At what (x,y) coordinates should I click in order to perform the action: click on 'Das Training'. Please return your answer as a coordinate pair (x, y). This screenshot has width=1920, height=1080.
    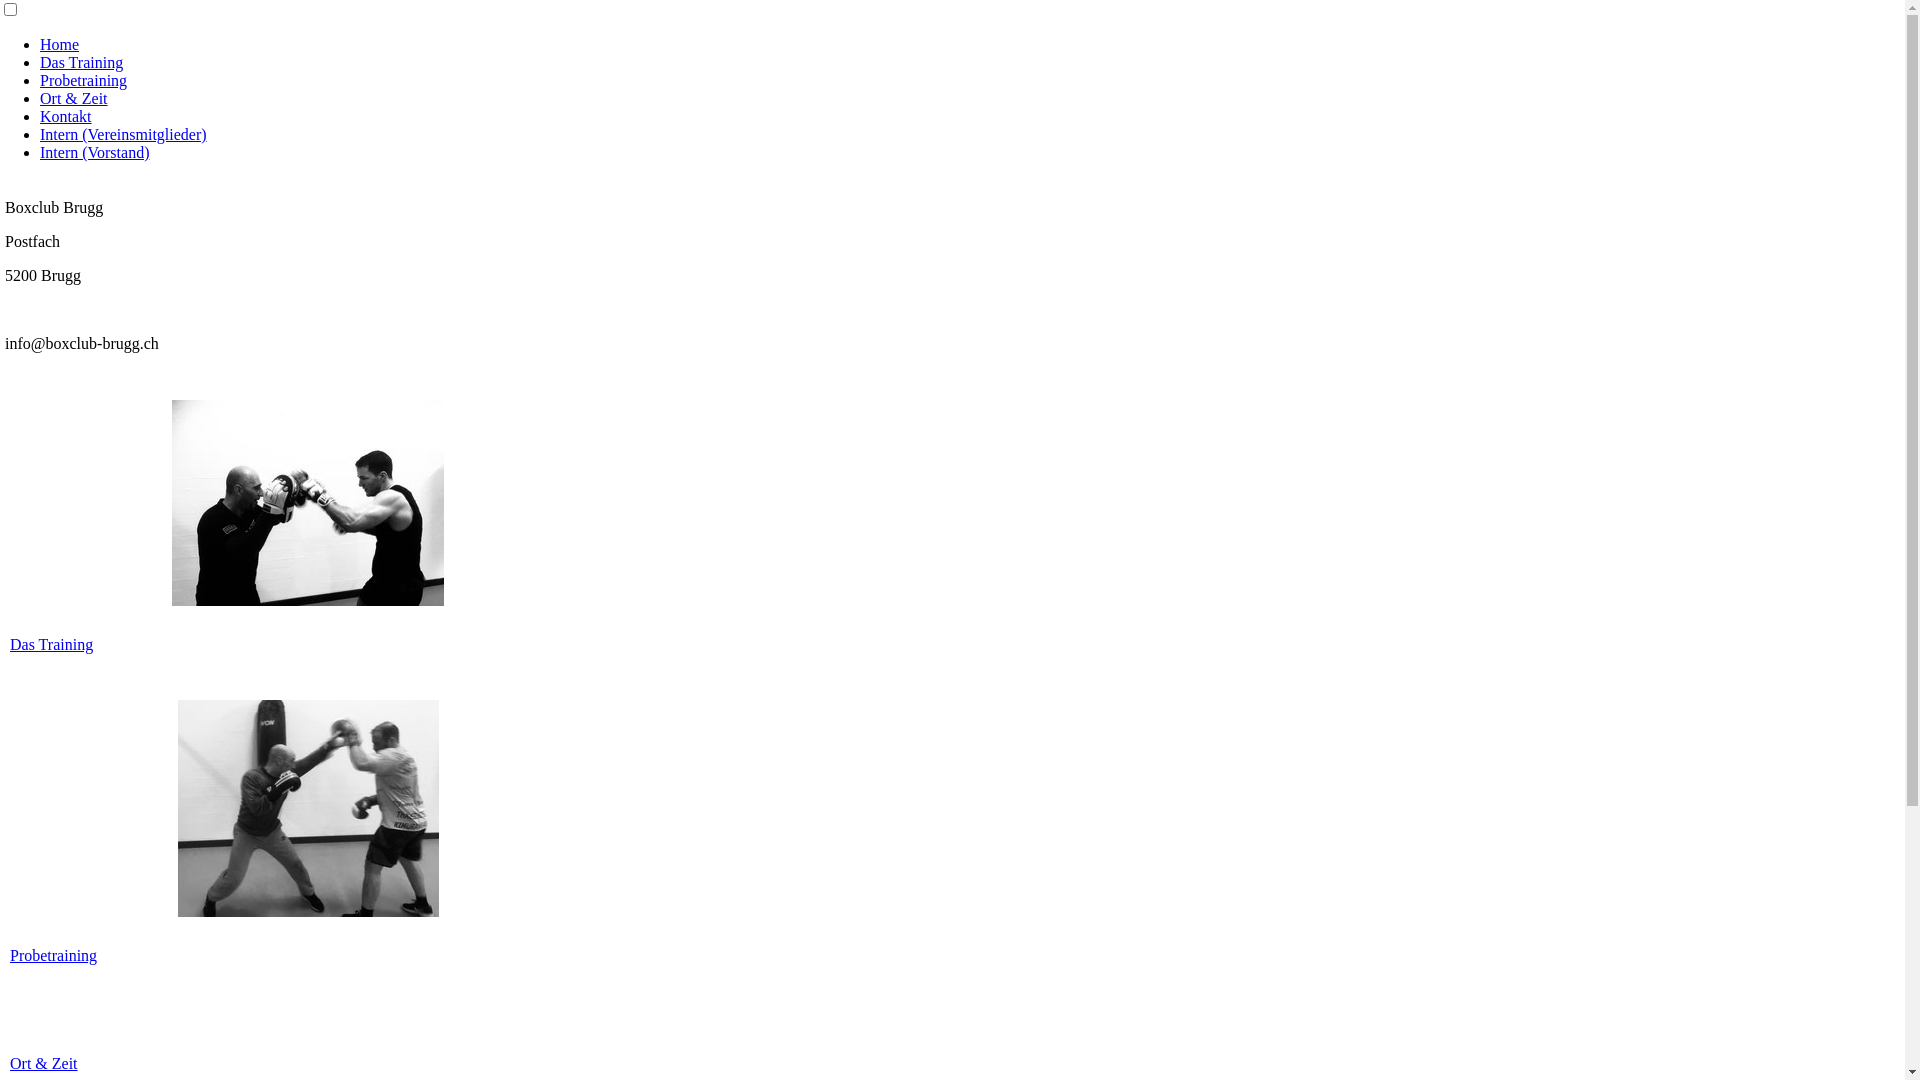
    Looking at the image, I should click on (51, 644).